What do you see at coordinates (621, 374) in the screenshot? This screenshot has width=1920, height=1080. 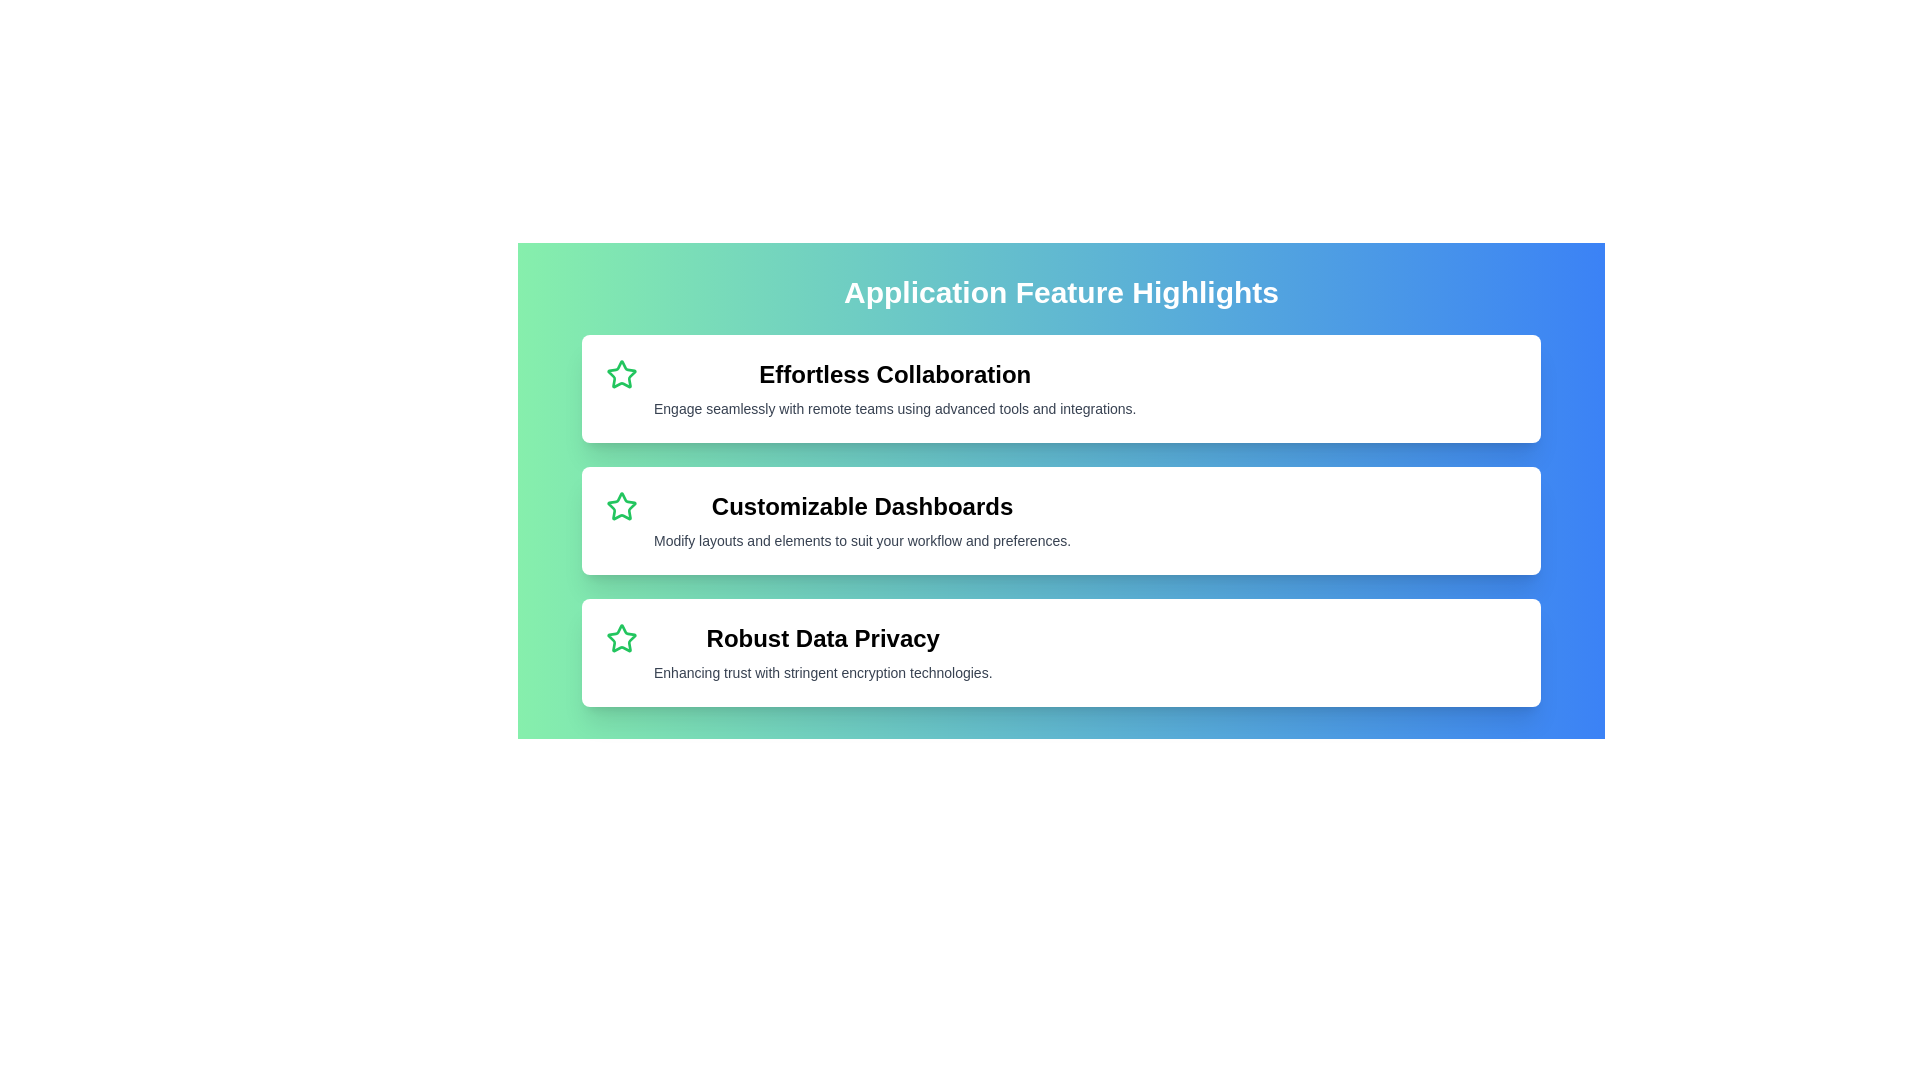 I see `the first icon in the feature highlight section that visually represents 'Effortless Collaboration' to associate it with the feature text` at bounding box center [621, 374].